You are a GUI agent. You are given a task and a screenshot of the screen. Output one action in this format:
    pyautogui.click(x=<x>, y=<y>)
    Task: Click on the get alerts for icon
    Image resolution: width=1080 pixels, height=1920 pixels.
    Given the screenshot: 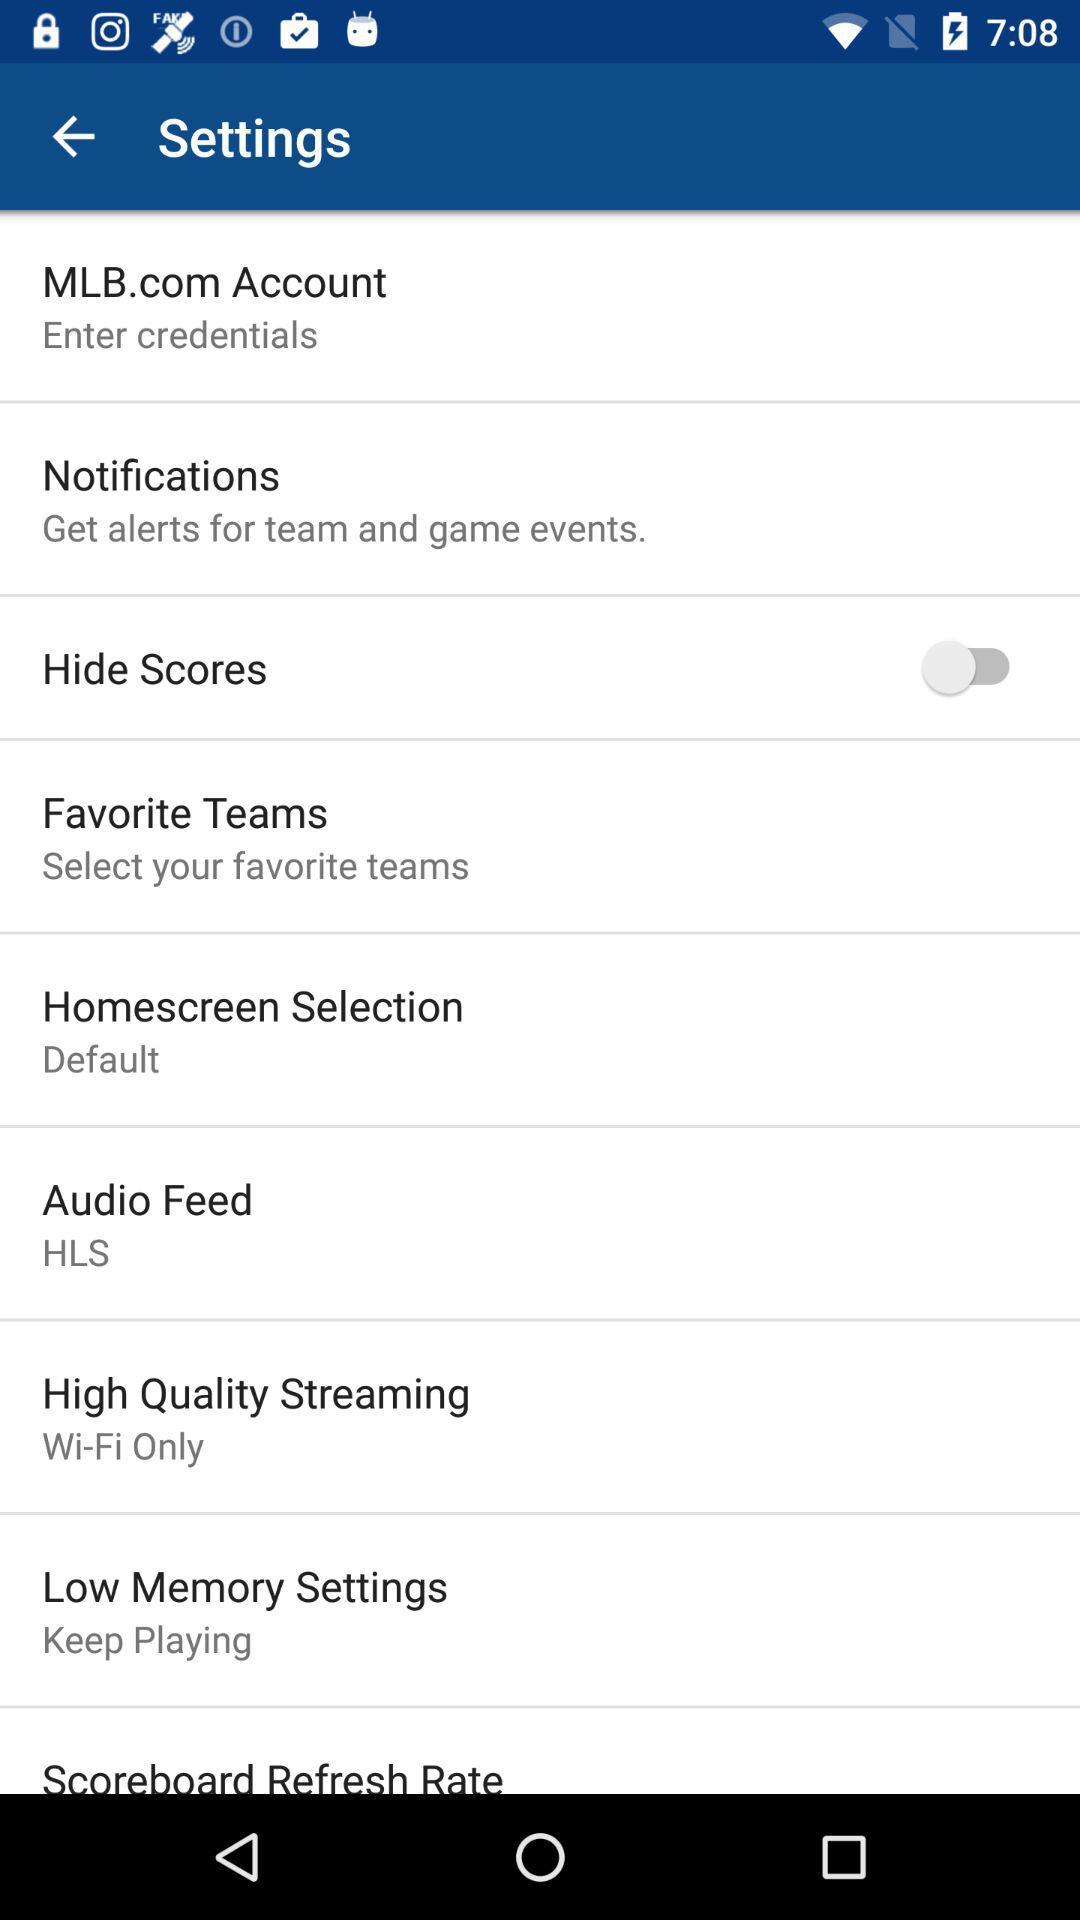 What is the action you would take?
    pyautogui.click(x=343, y=527)
    